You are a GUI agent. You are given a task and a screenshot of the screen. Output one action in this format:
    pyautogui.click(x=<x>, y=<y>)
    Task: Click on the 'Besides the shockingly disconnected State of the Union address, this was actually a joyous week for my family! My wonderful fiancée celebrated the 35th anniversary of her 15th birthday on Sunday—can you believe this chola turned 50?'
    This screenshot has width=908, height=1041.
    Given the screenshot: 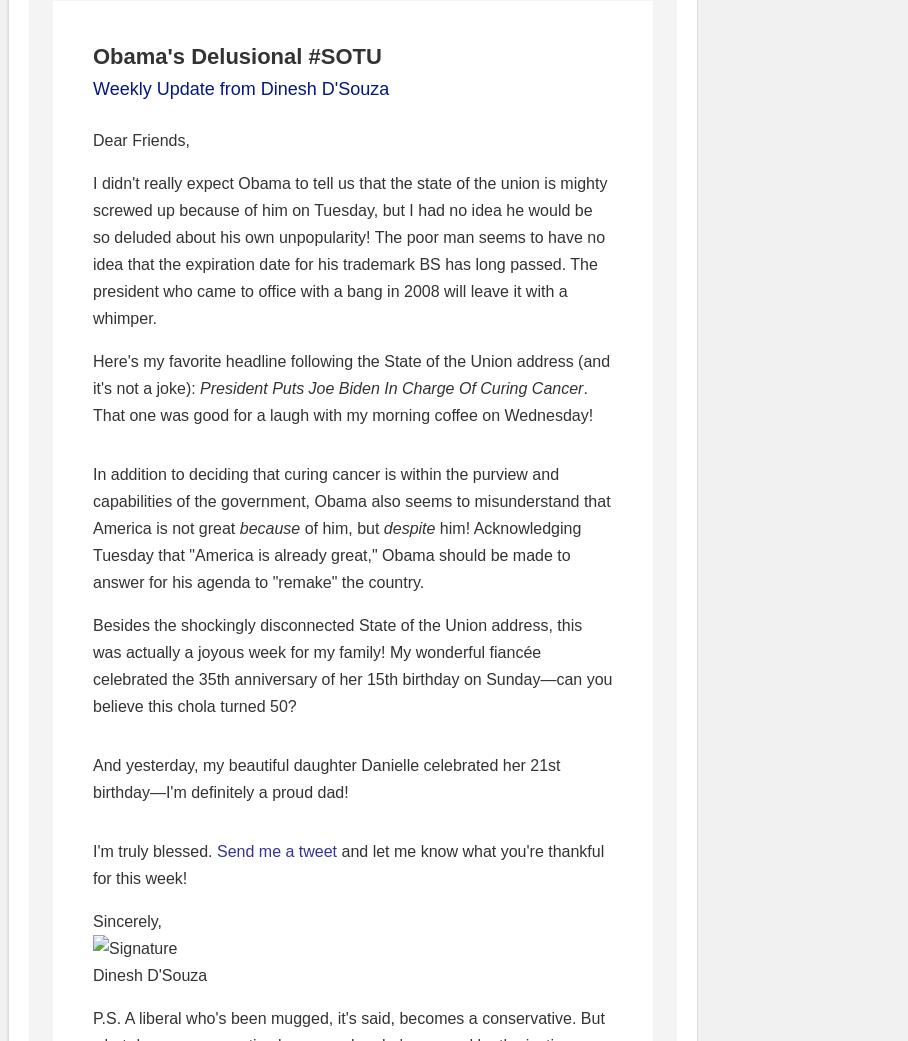 What is the action you would take?
    pyautogui.click(x=91, y=665)
    